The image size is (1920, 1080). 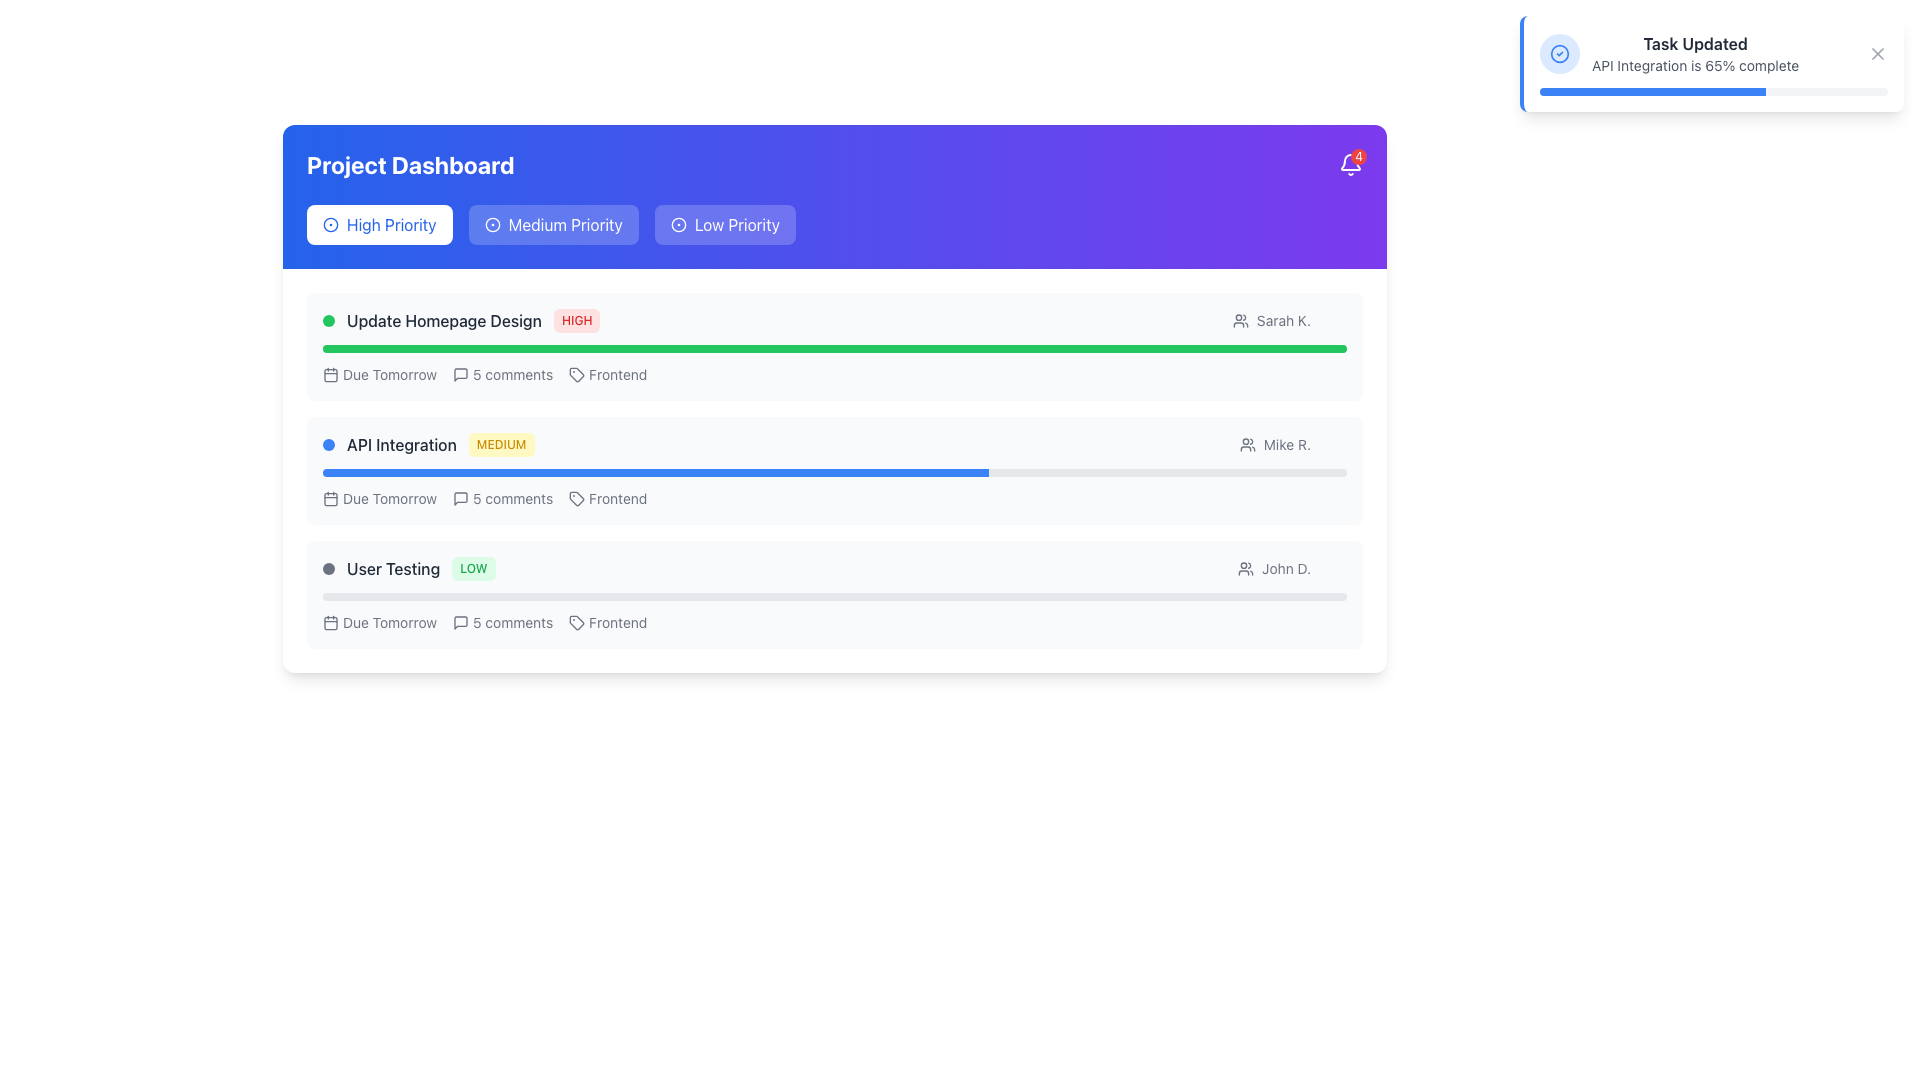 I want to click on the speech bubble icon, which is a small SVG with a thin outline located to the left of the text '5 comments', so click(x=460, y=622).